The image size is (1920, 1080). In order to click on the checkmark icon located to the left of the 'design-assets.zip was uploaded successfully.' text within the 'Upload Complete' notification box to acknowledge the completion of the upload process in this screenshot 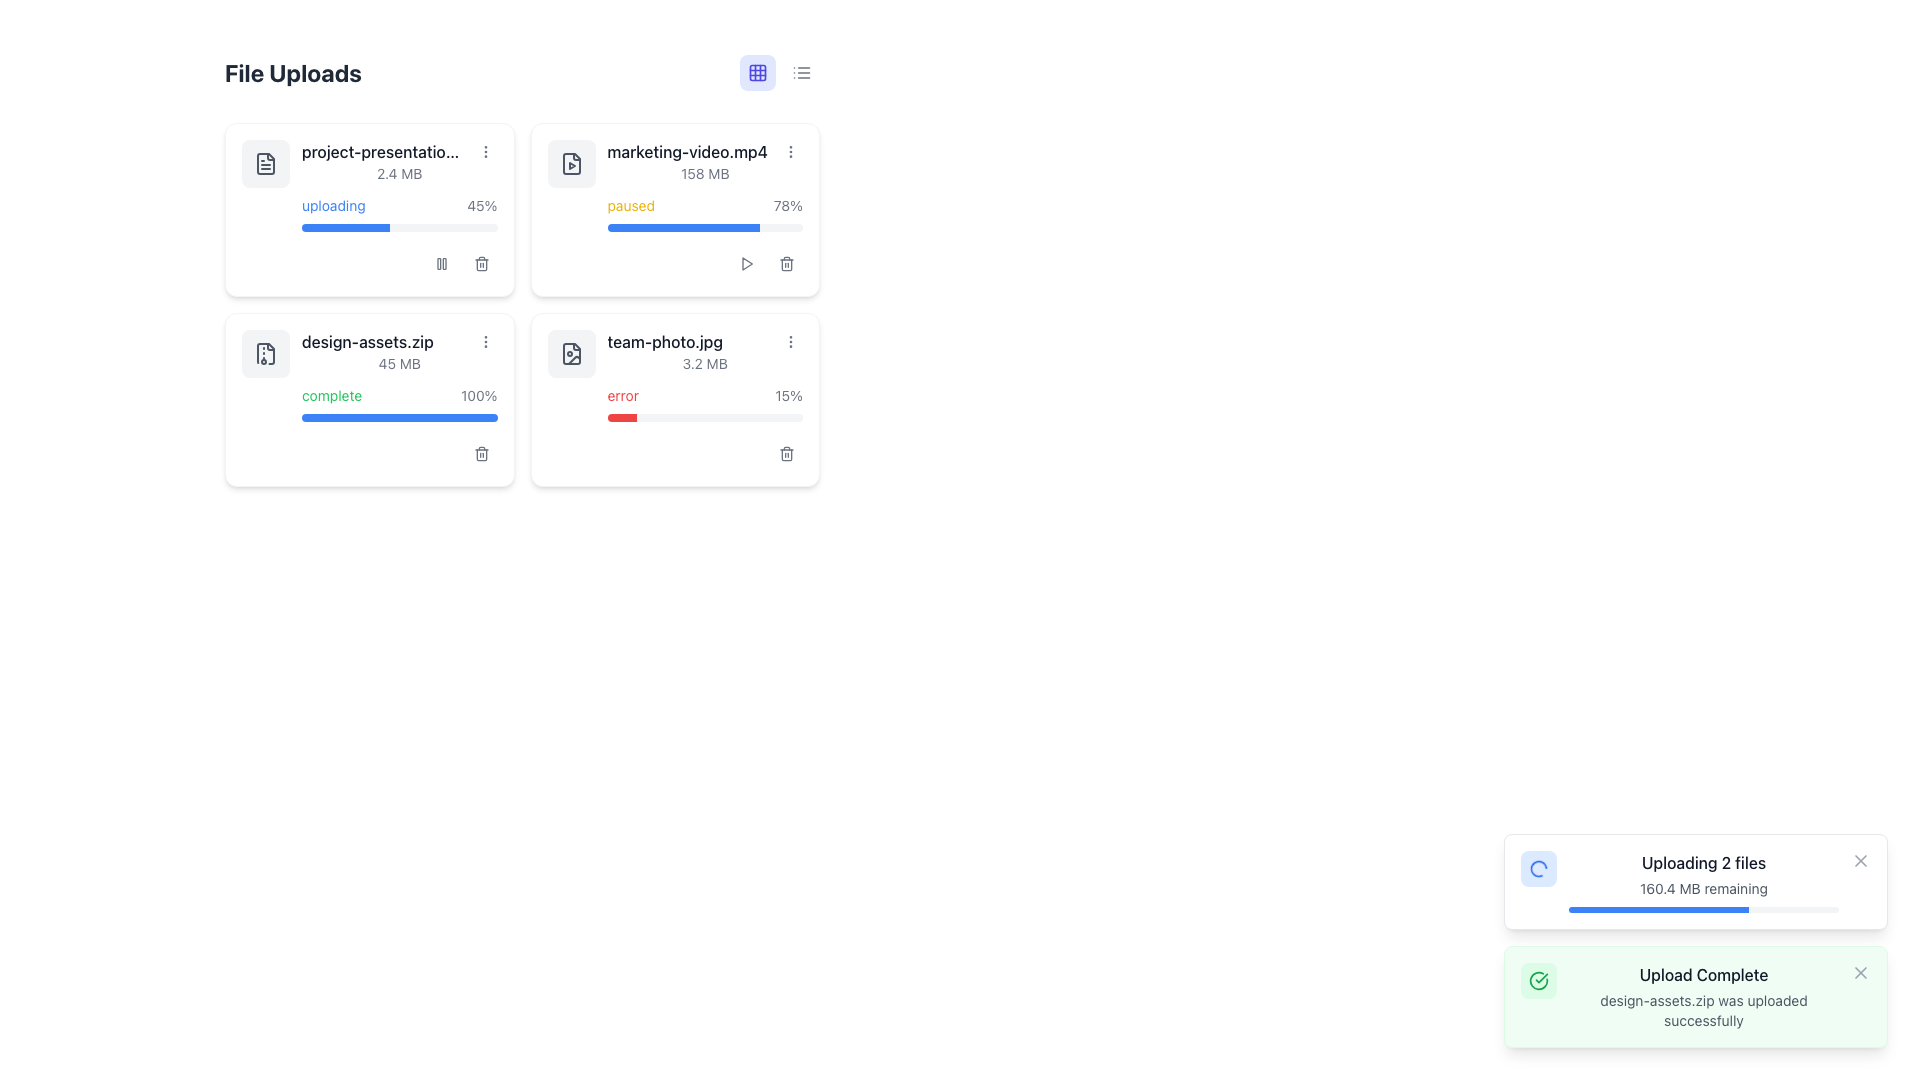, I will do `click(1538, 979)`.